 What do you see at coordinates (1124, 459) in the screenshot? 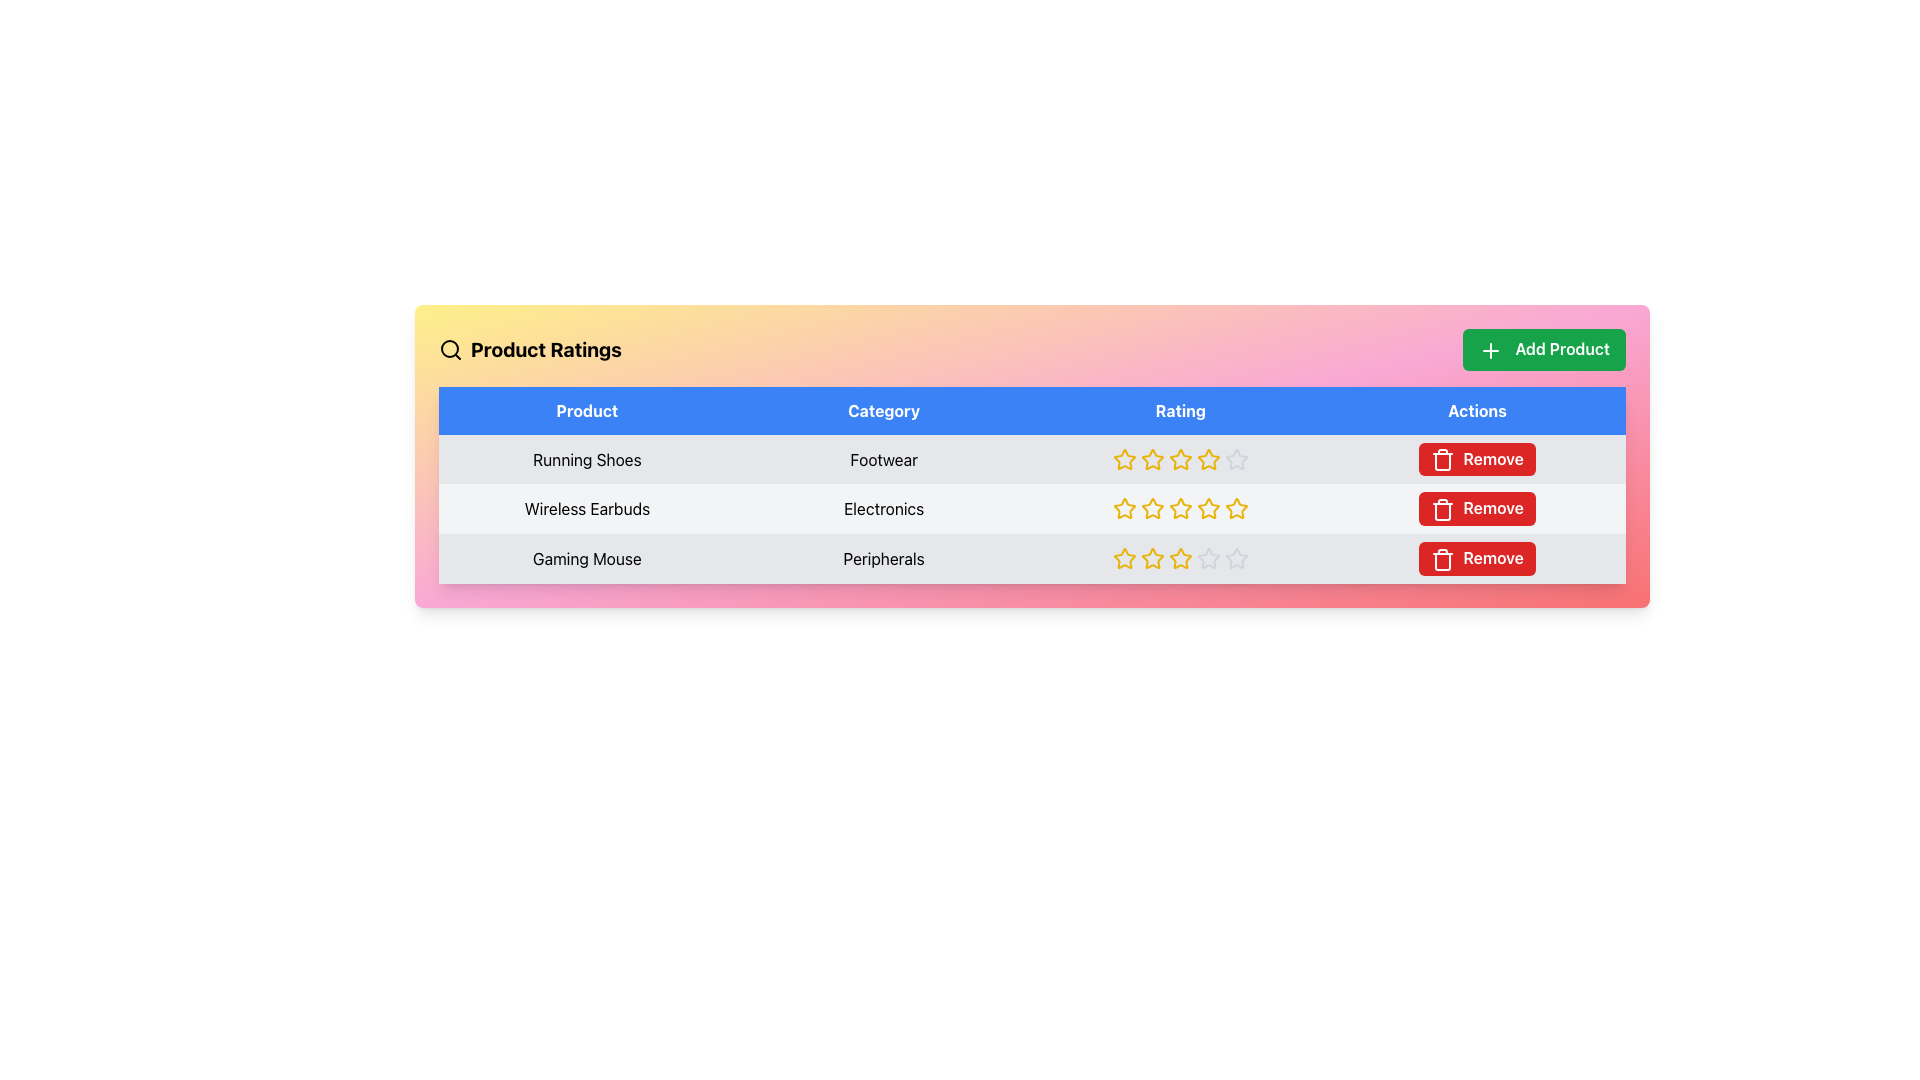
I see `the first star in the 'Rating' column to indicate a 1-star rating for the 'Footwear' item` at bounding box center [1124, 459].